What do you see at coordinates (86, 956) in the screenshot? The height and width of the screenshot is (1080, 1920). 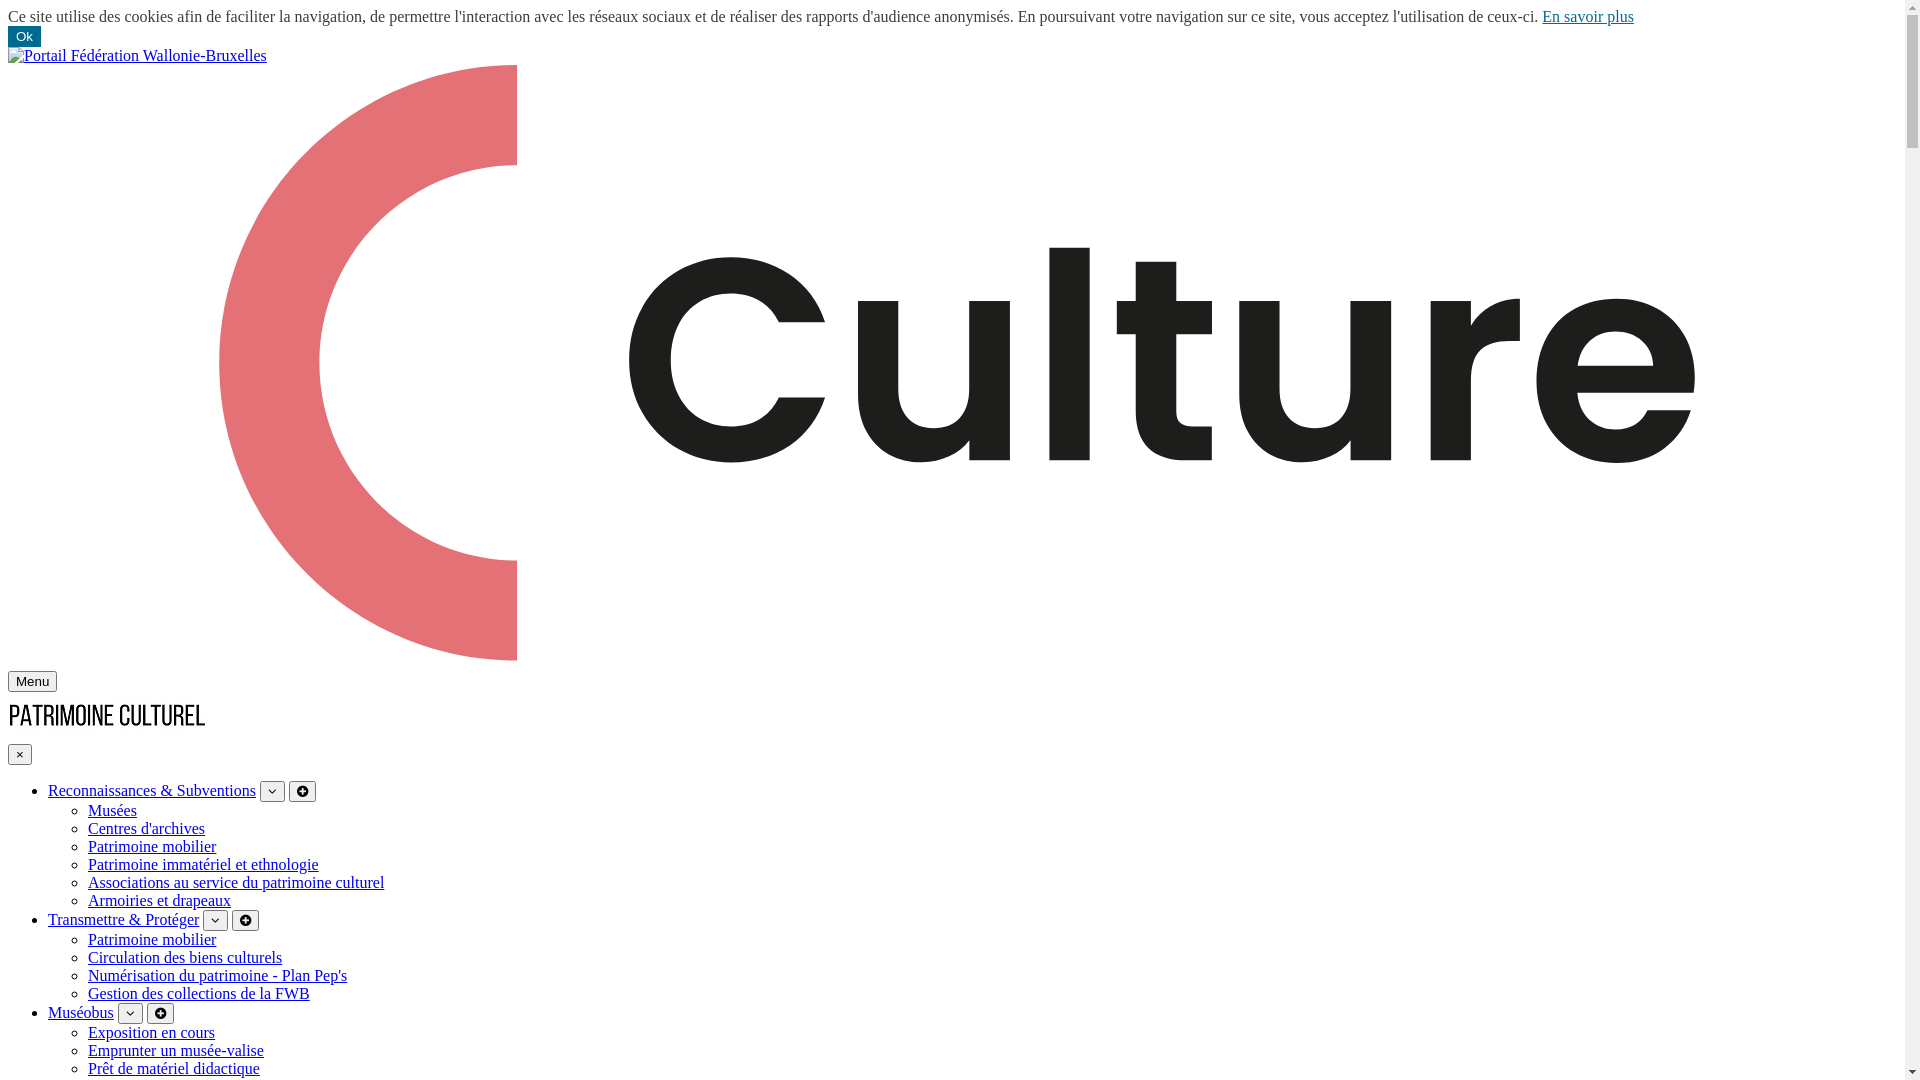 I see `'Circulation des biens culturels'` at bounding box center [86, 956].